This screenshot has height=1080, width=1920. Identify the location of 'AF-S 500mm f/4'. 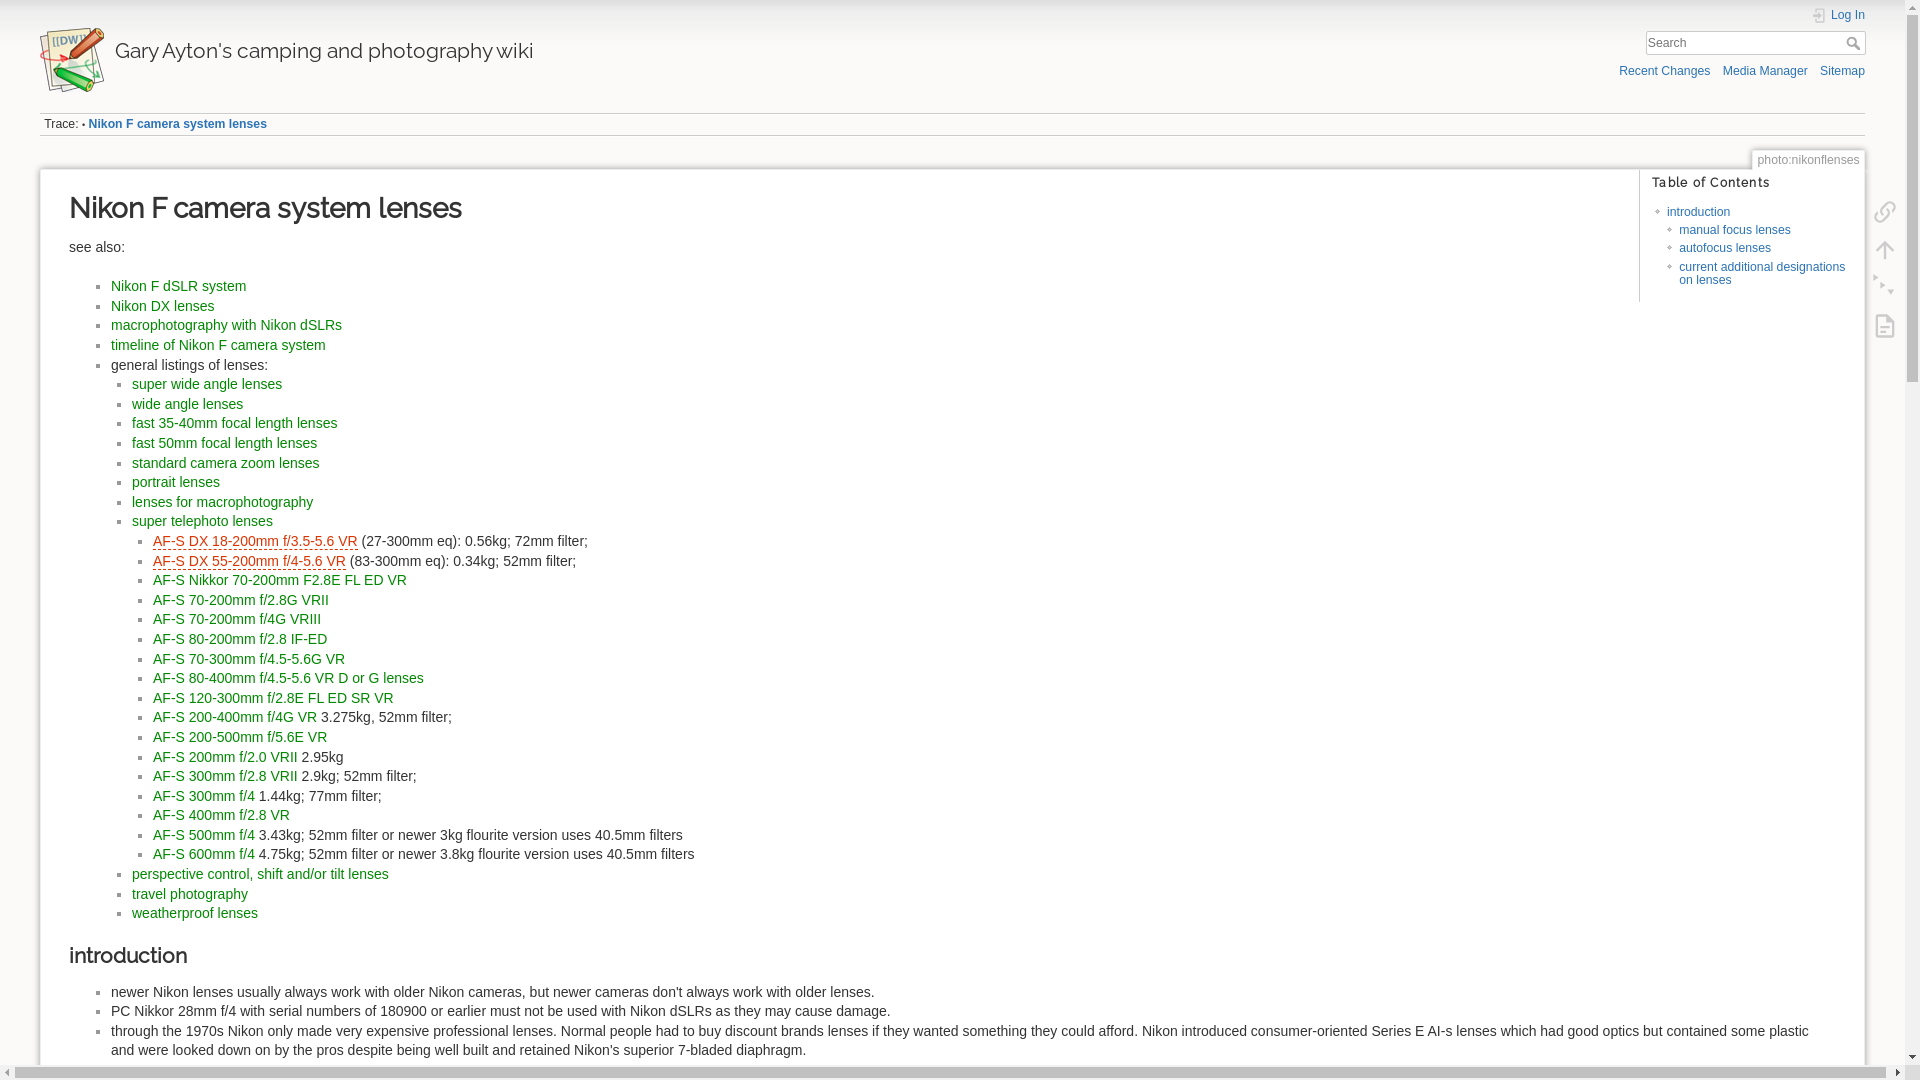
(152, 834).